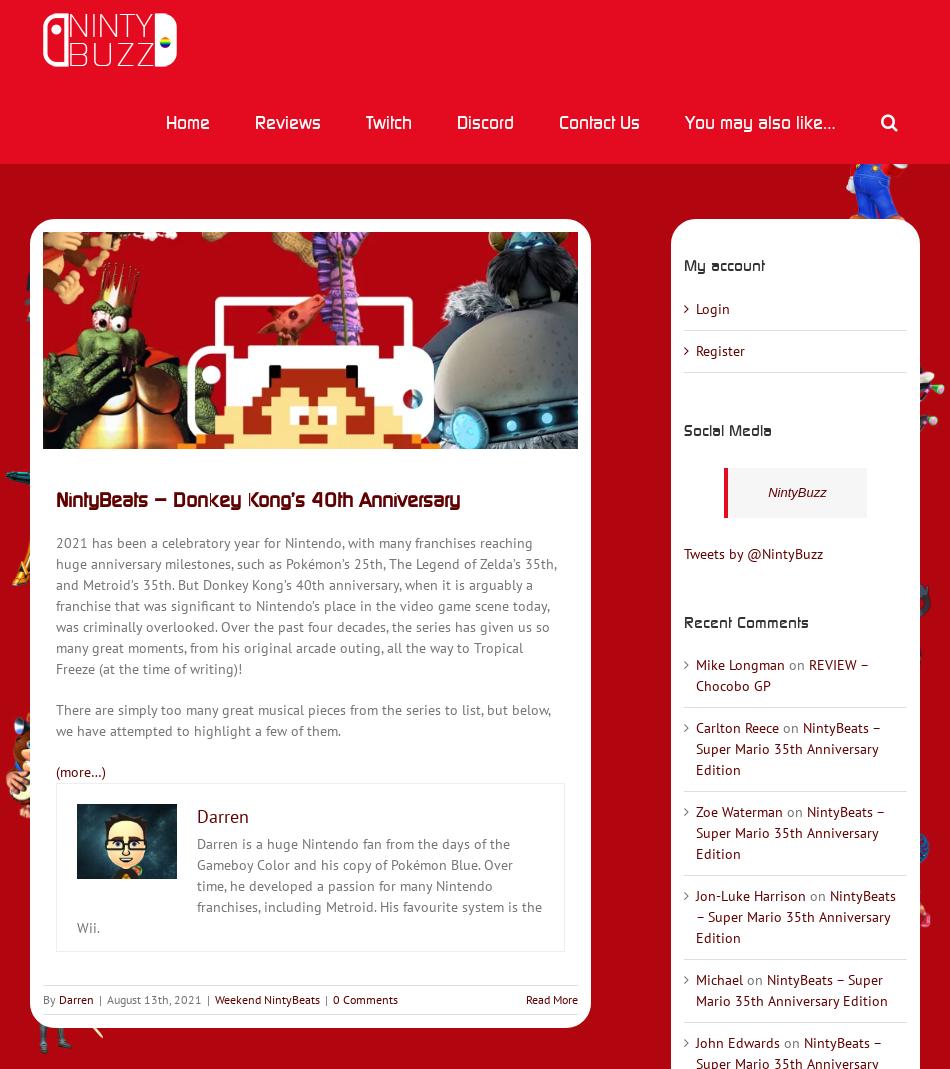  I want to click on '2021 has been a celebratory year for Nintendo, with many franchises reaching huge anniversary milestones, such as Pokémon’s 25th, The Legend of Zelda’s 35th, and Metroid’s 35th. But Donkey Kong’s 40th anniversary, when it is arguably a franchise that was significant to Nintendo’s place in the video game scene today, was criminally overlooked. Over the past four decades, the series has given us so many great moments, from his original arcade outing, all the way to Tropical Freeze (at the time of writing)!', so click(304, 606).